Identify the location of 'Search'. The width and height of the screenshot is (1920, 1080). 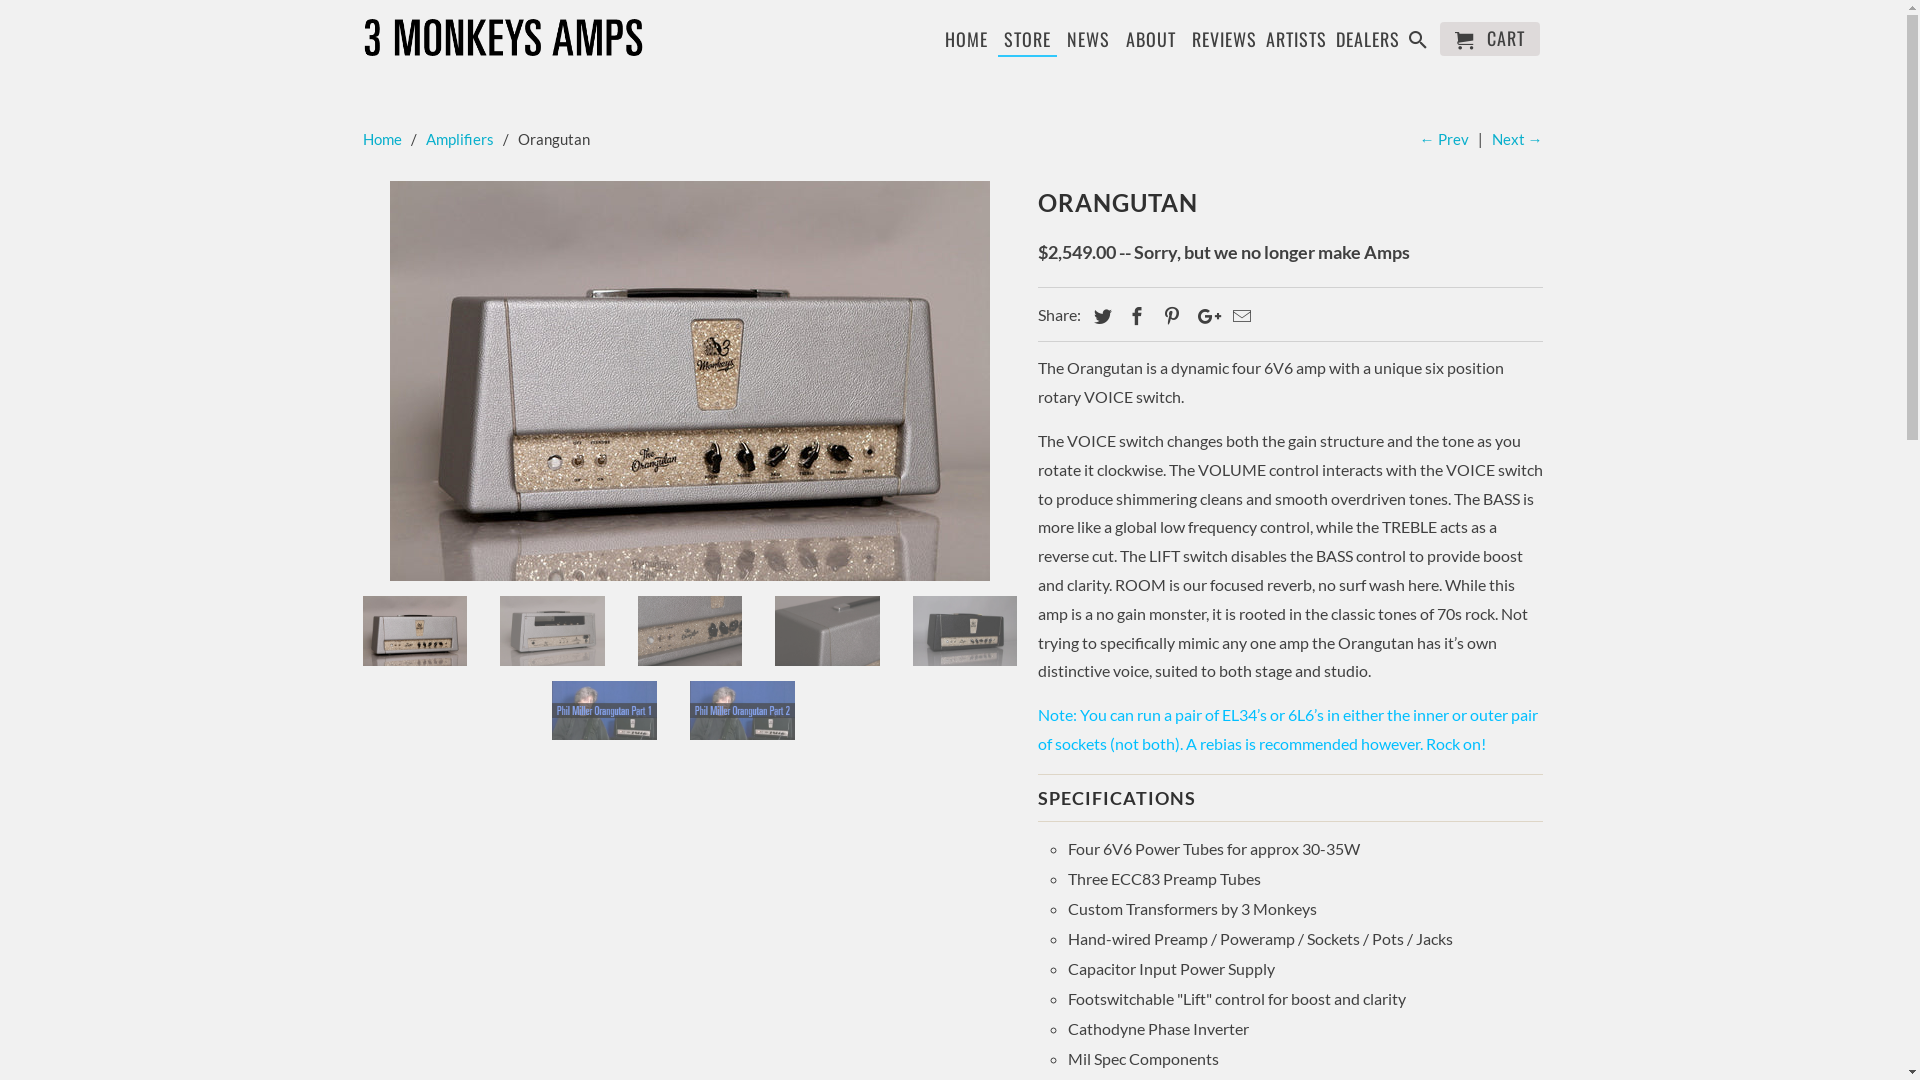
(1419, 42).